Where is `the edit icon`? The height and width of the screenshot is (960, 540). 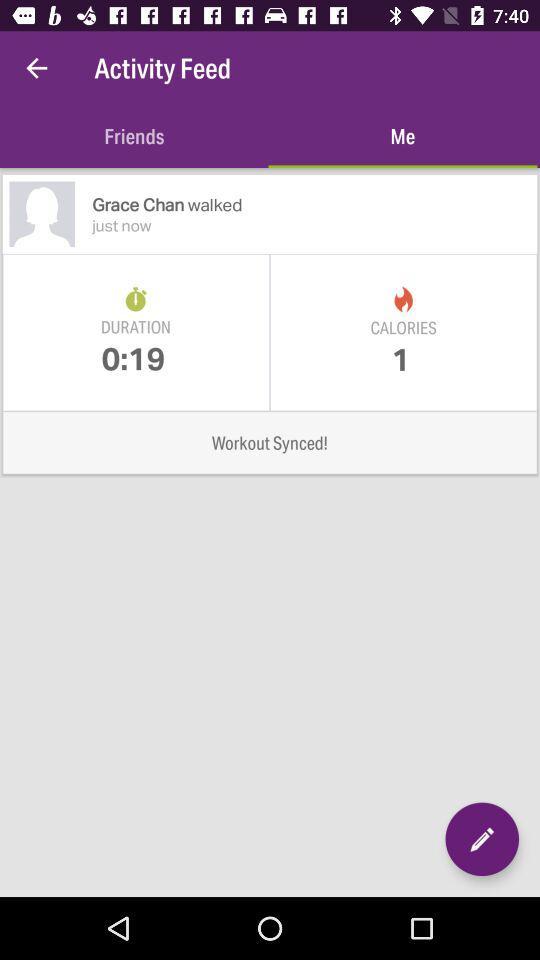
the edit icon is located at coordinates (481, 839).